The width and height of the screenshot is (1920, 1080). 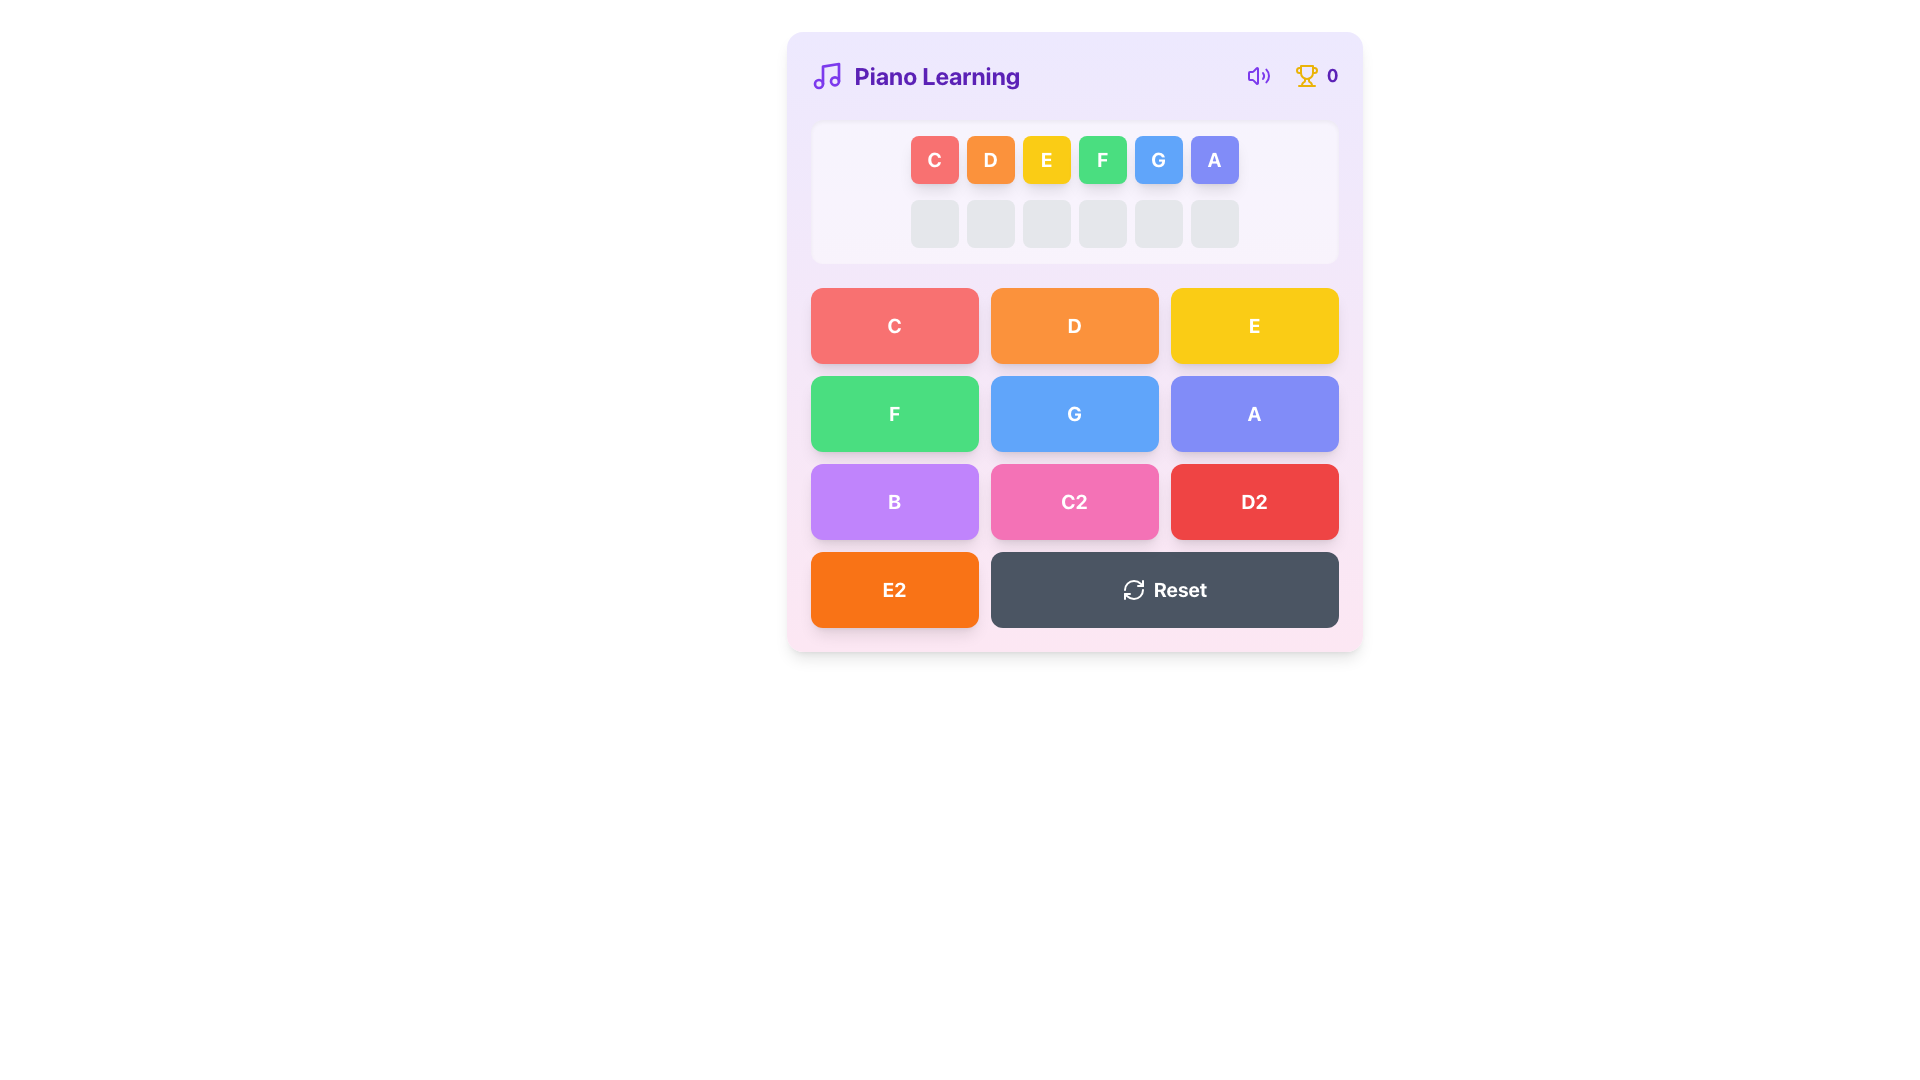 I want to click on the rectangular button with a bold 'D' in the center, styled with a bright orange background and white text, located in the second column of the first row under 'Piano Learning', so click(x=1073, y=325).